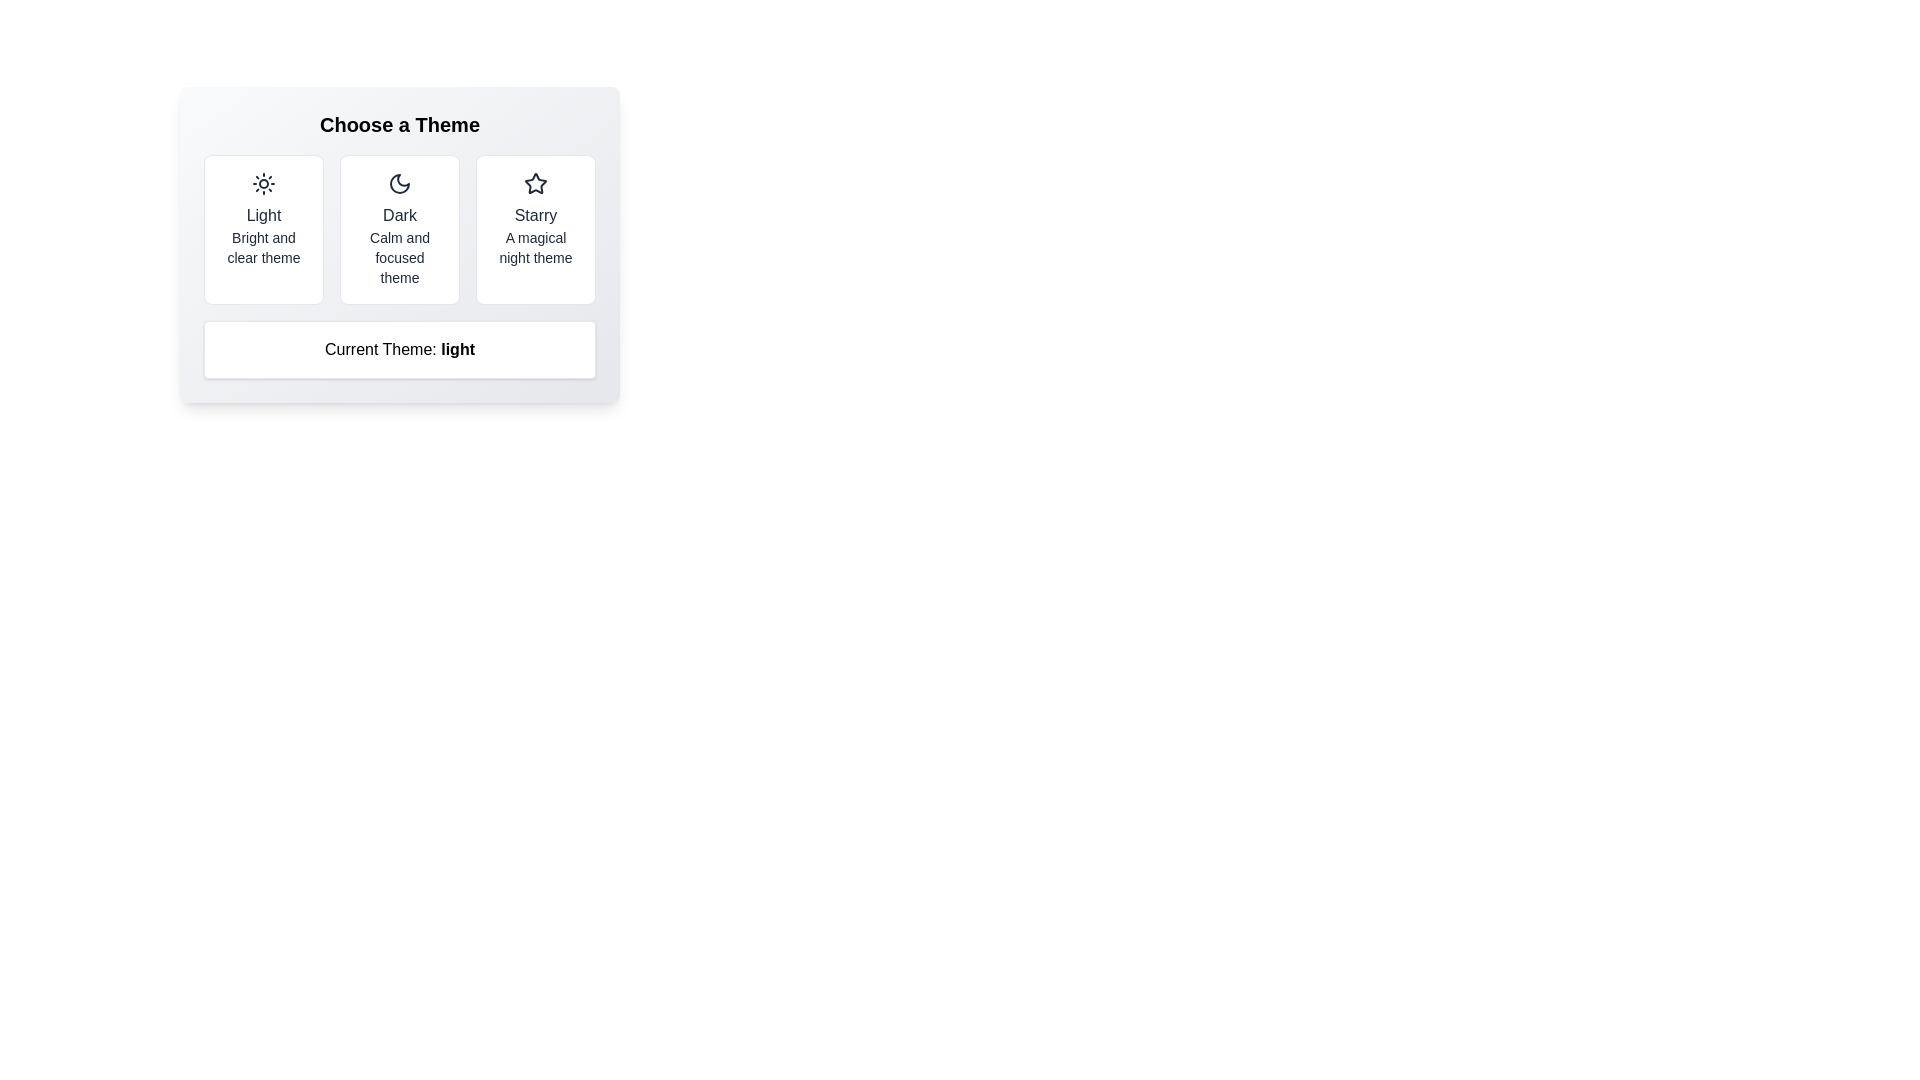 This screenshot has height=1080, width=1920. I want to click on the theme button corresponding to Light, so click(263, 229).